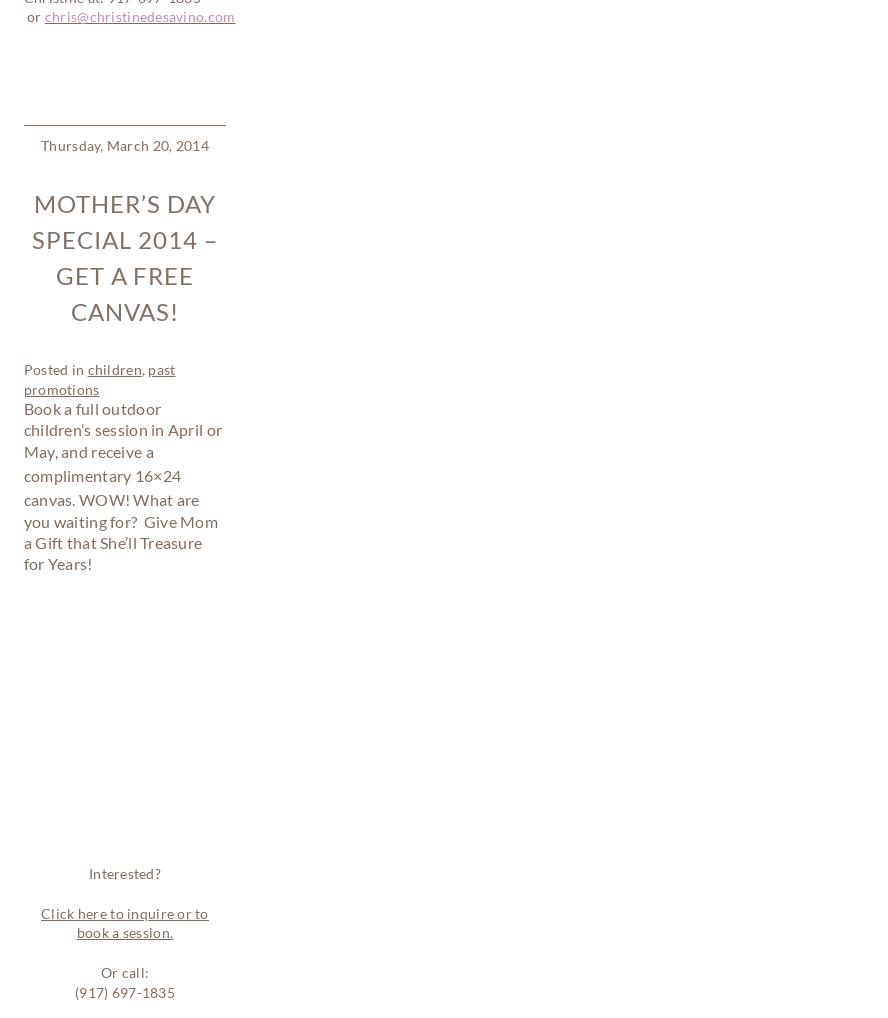 The width and height of the screenshot is (888, 1018). What do you see at coordinates (71, 701) in the screenshot?
I see `'View Portfolio'` at bounding box center [71, 701].